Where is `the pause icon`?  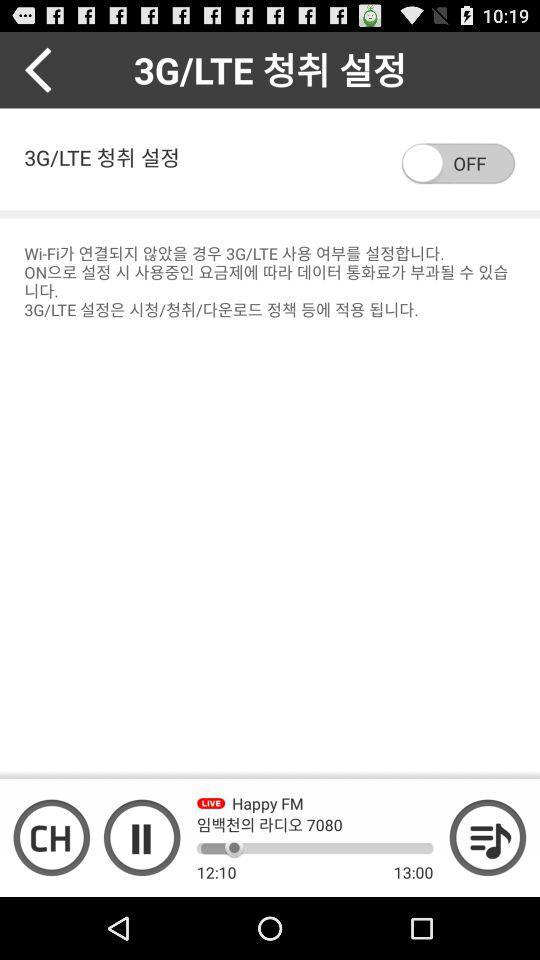 the pause icon is located at coordinates (141, 895).